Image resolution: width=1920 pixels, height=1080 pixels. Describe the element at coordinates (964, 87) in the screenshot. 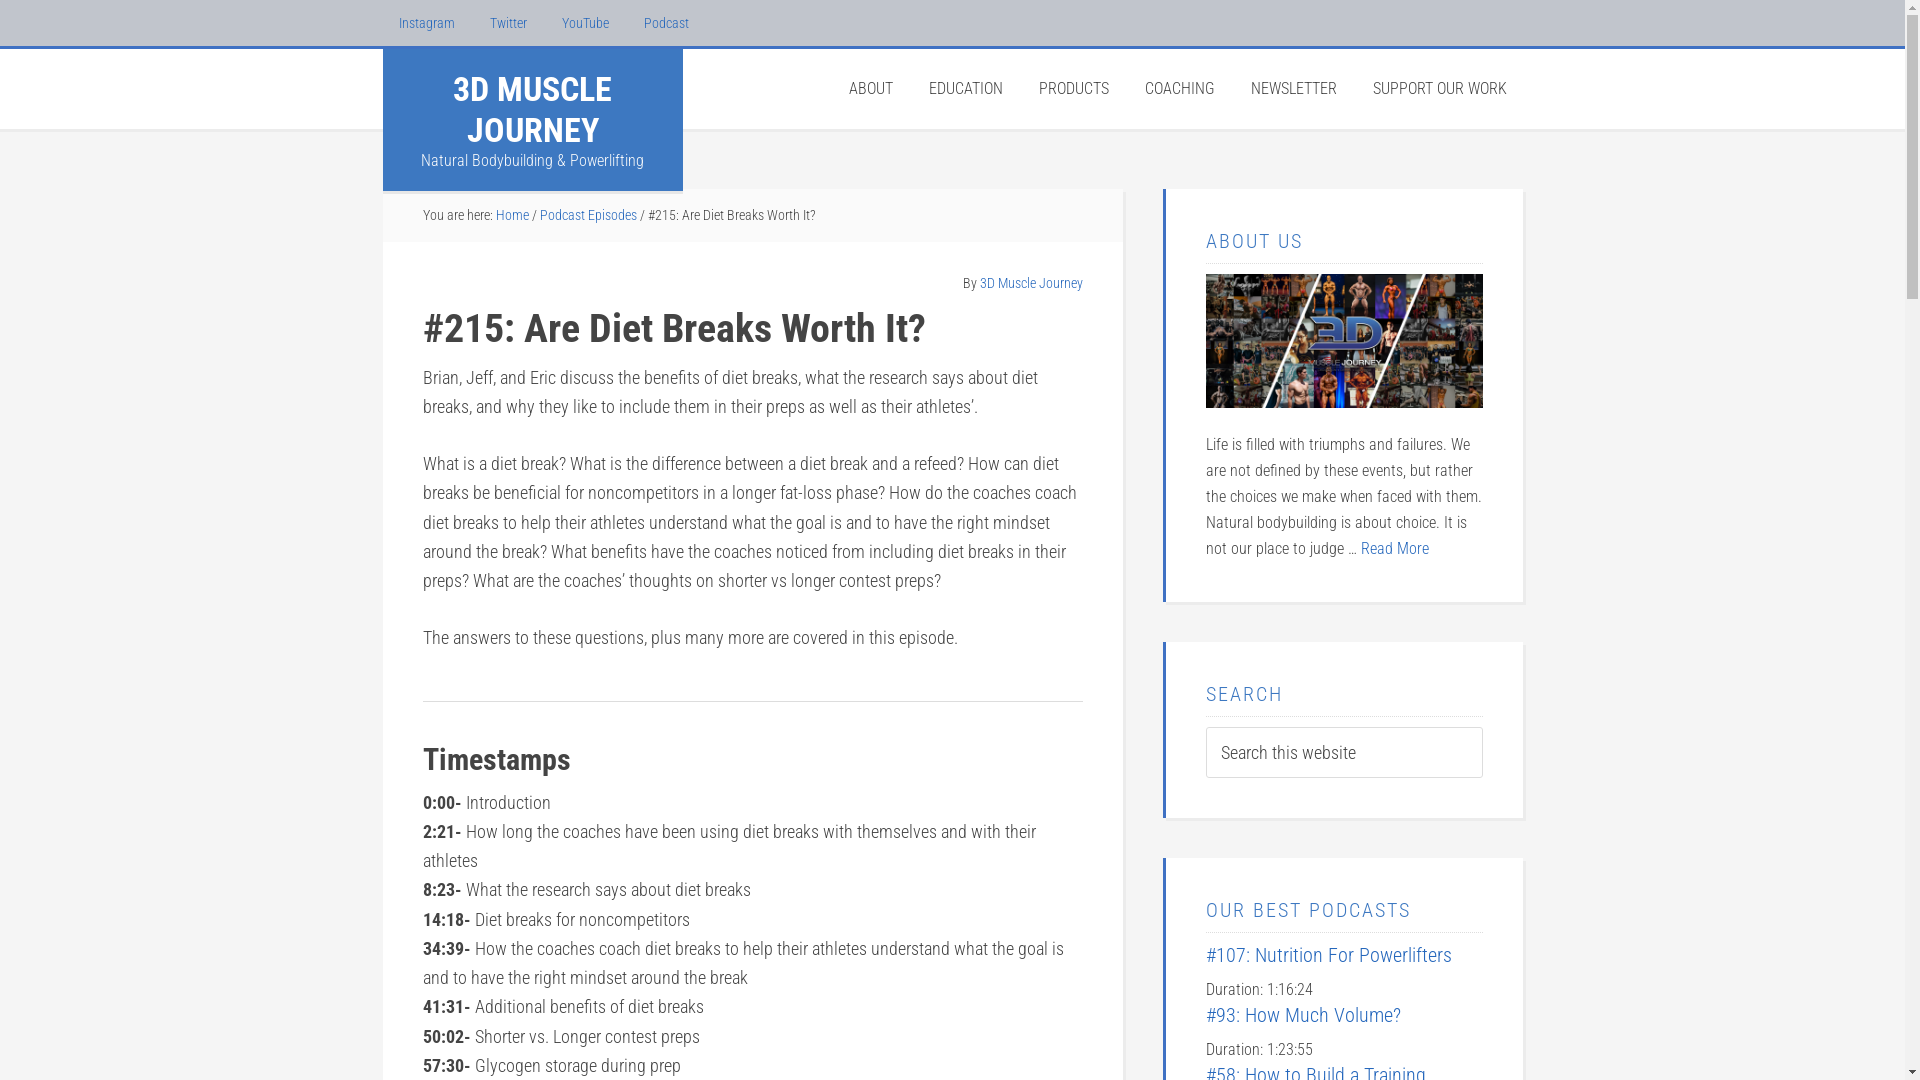

I see `'EDUCATION'` at that location.